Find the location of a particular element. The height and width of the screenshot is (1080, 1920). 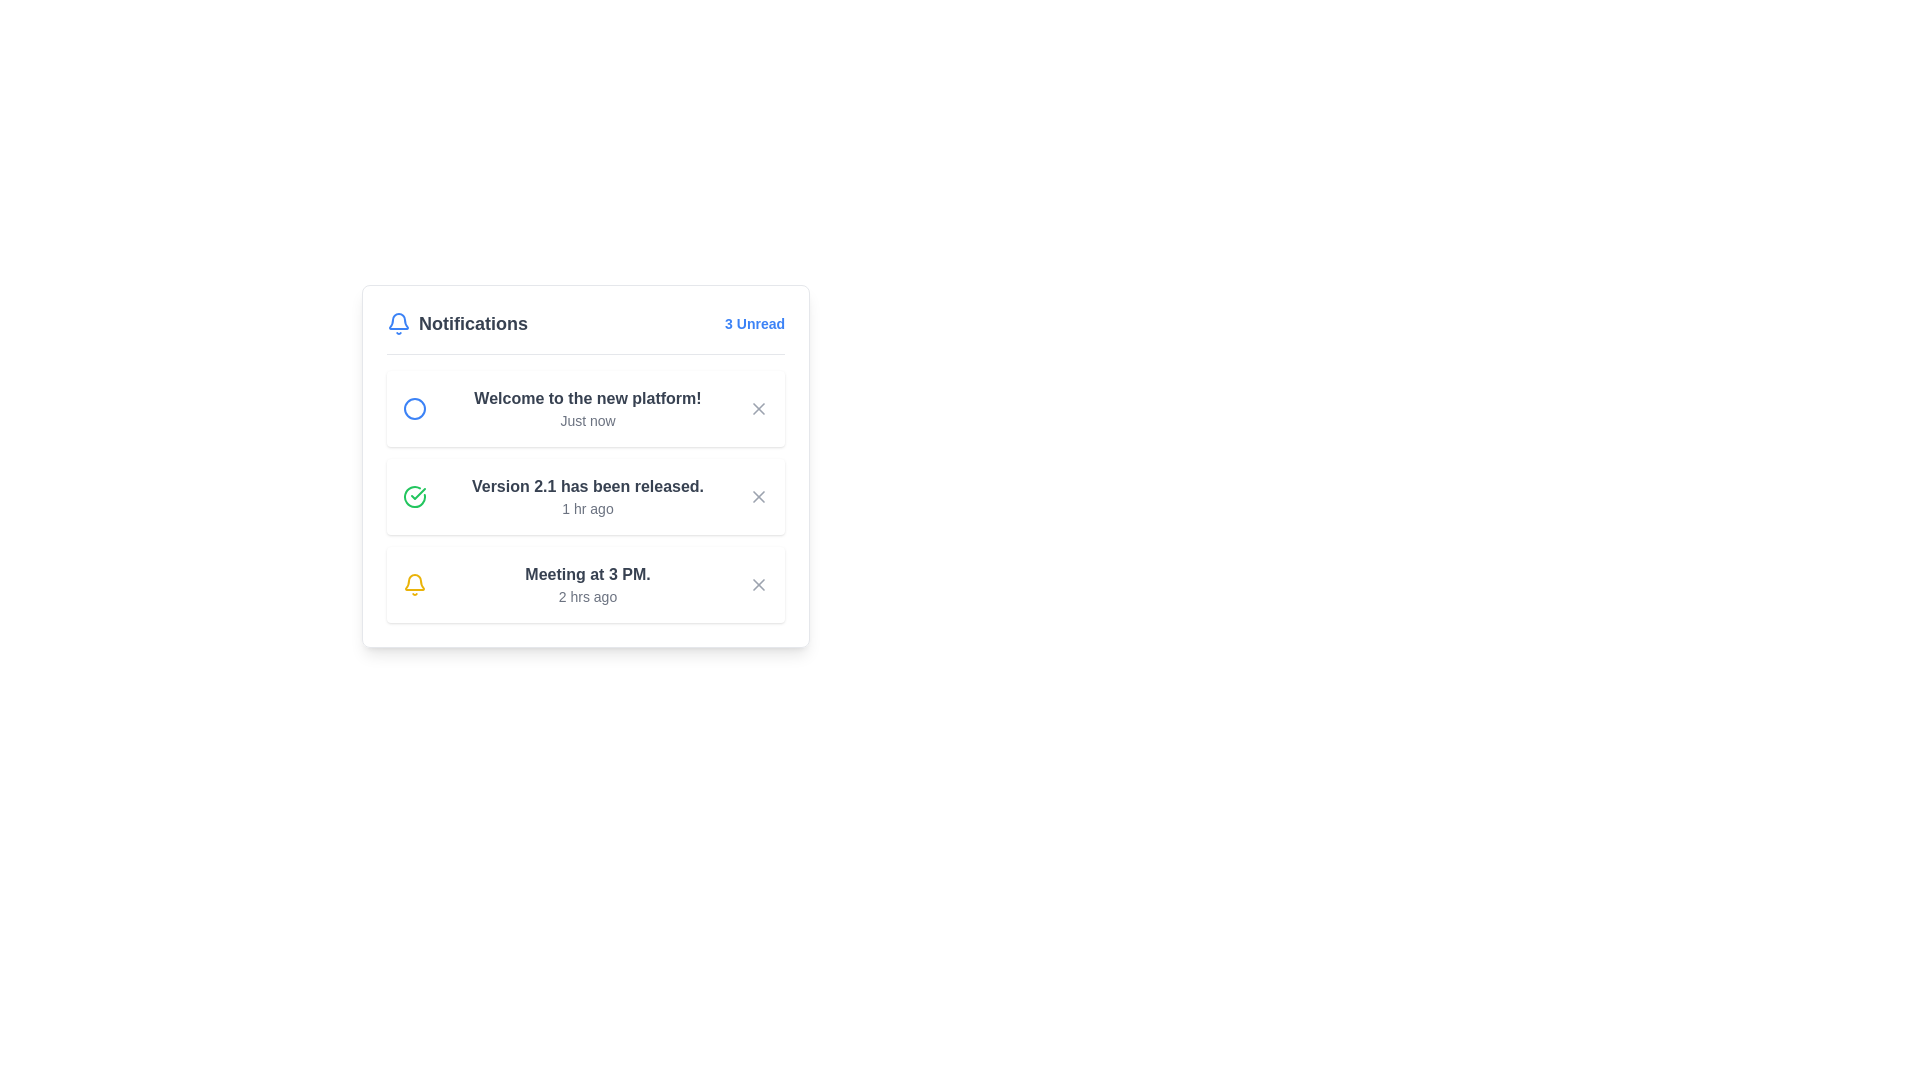

the Close or Dismiss button icon, which is represented by an X shape in the notification panel next to 'Meeting at 3 PM.' is located at coordinates (757, 585).